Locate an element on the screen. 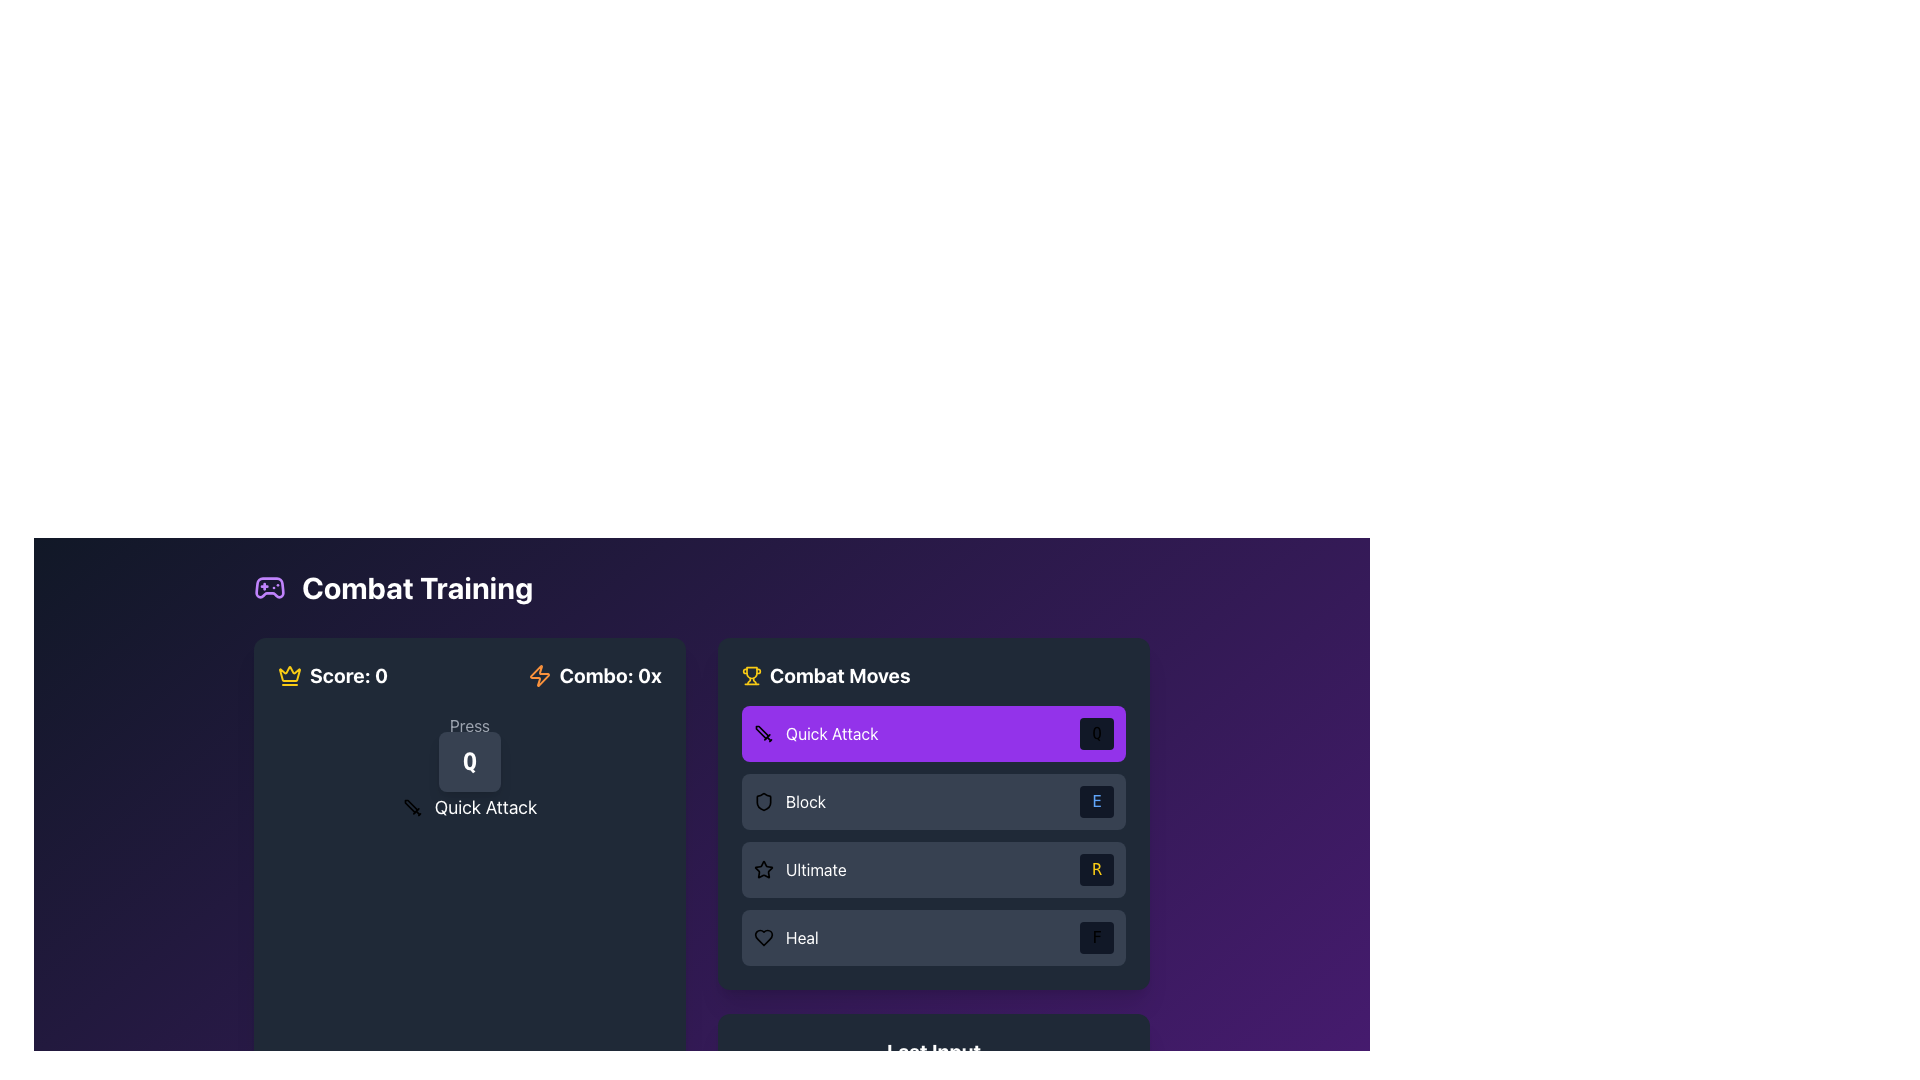 Image resolution: width=1920 pixels, height=1080 pixels. the icon of the Composite component featuring the label 'Q', which is located in the Combat Training panel on the left side of the interface is located at coordinates (469, 766).